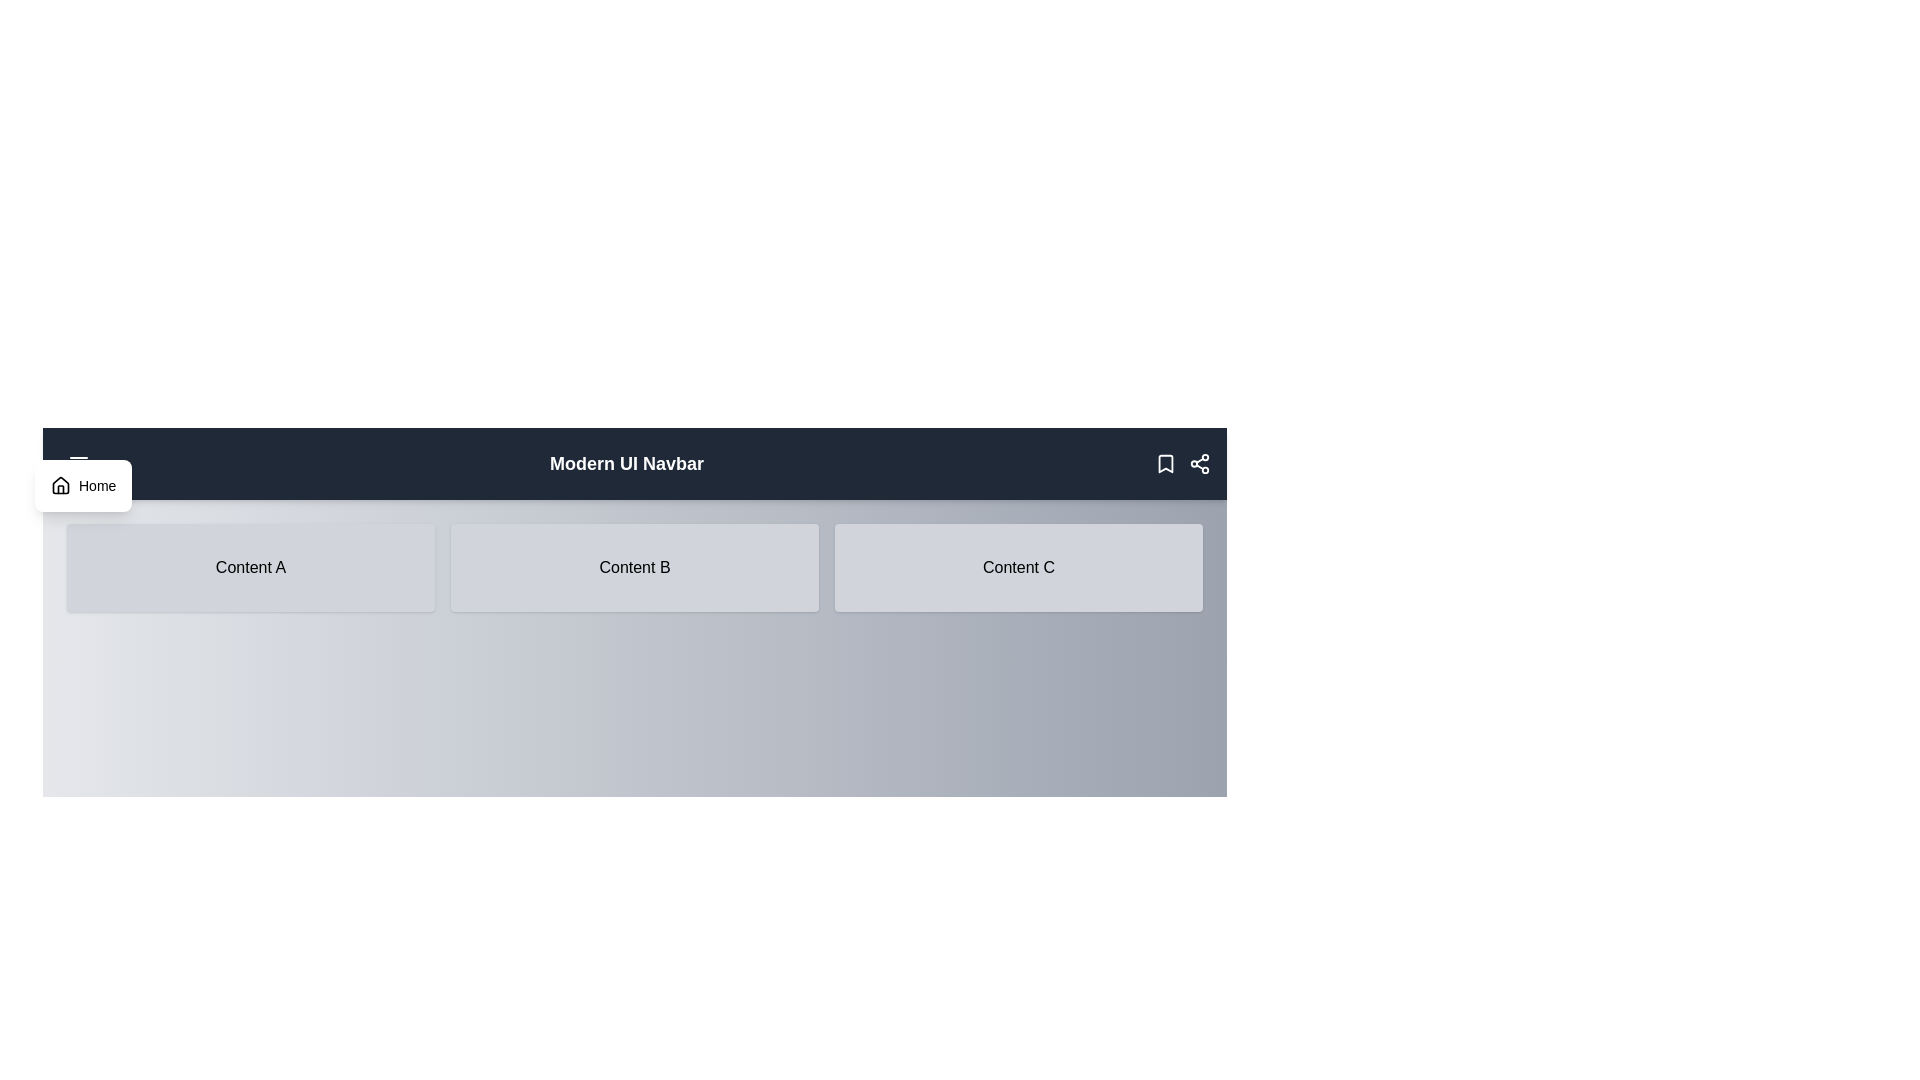  What do you see at coordinates (1166, 463) in the screenshot?
I see `the 'Bookmark' icon in the navigation bar` at bounding box center [1166, 463].